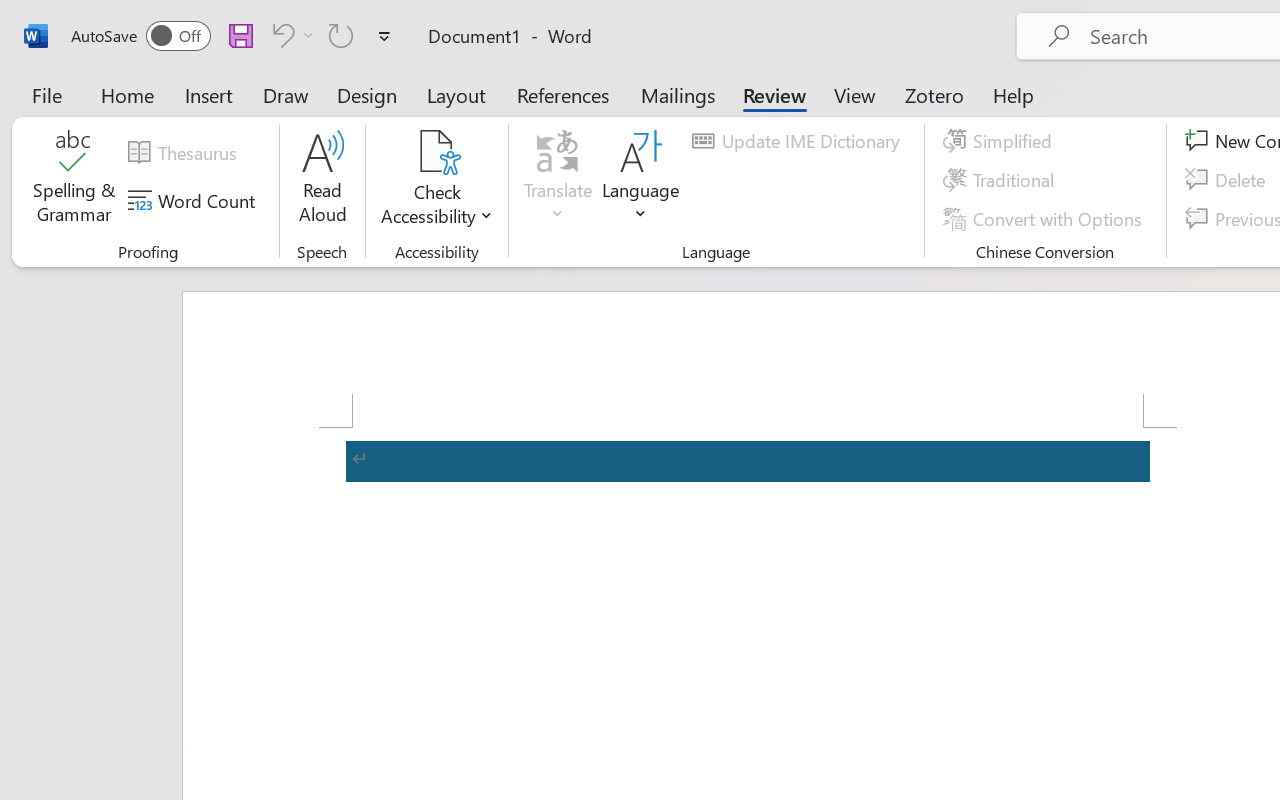  I want to click on 'Delete', so click(1227, 179).